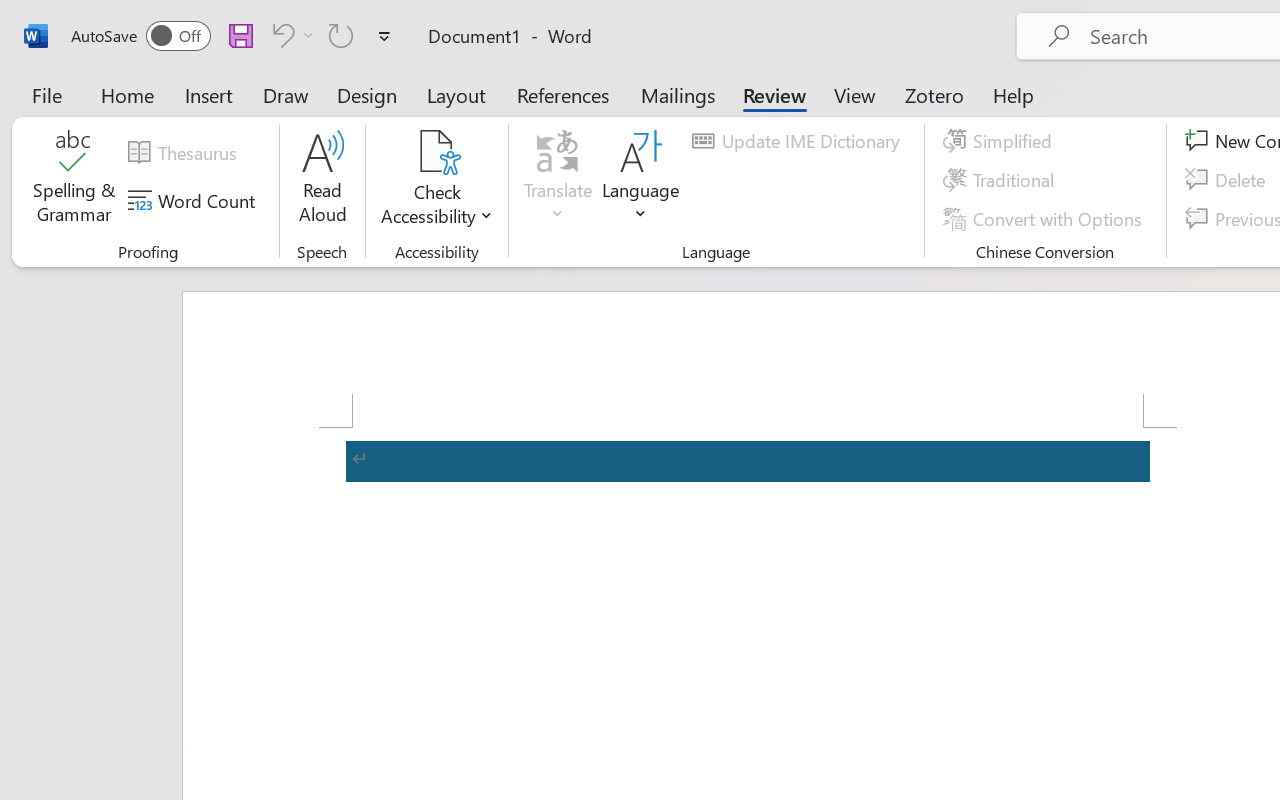  I want to click on 'Delete', so click(1227, 179).